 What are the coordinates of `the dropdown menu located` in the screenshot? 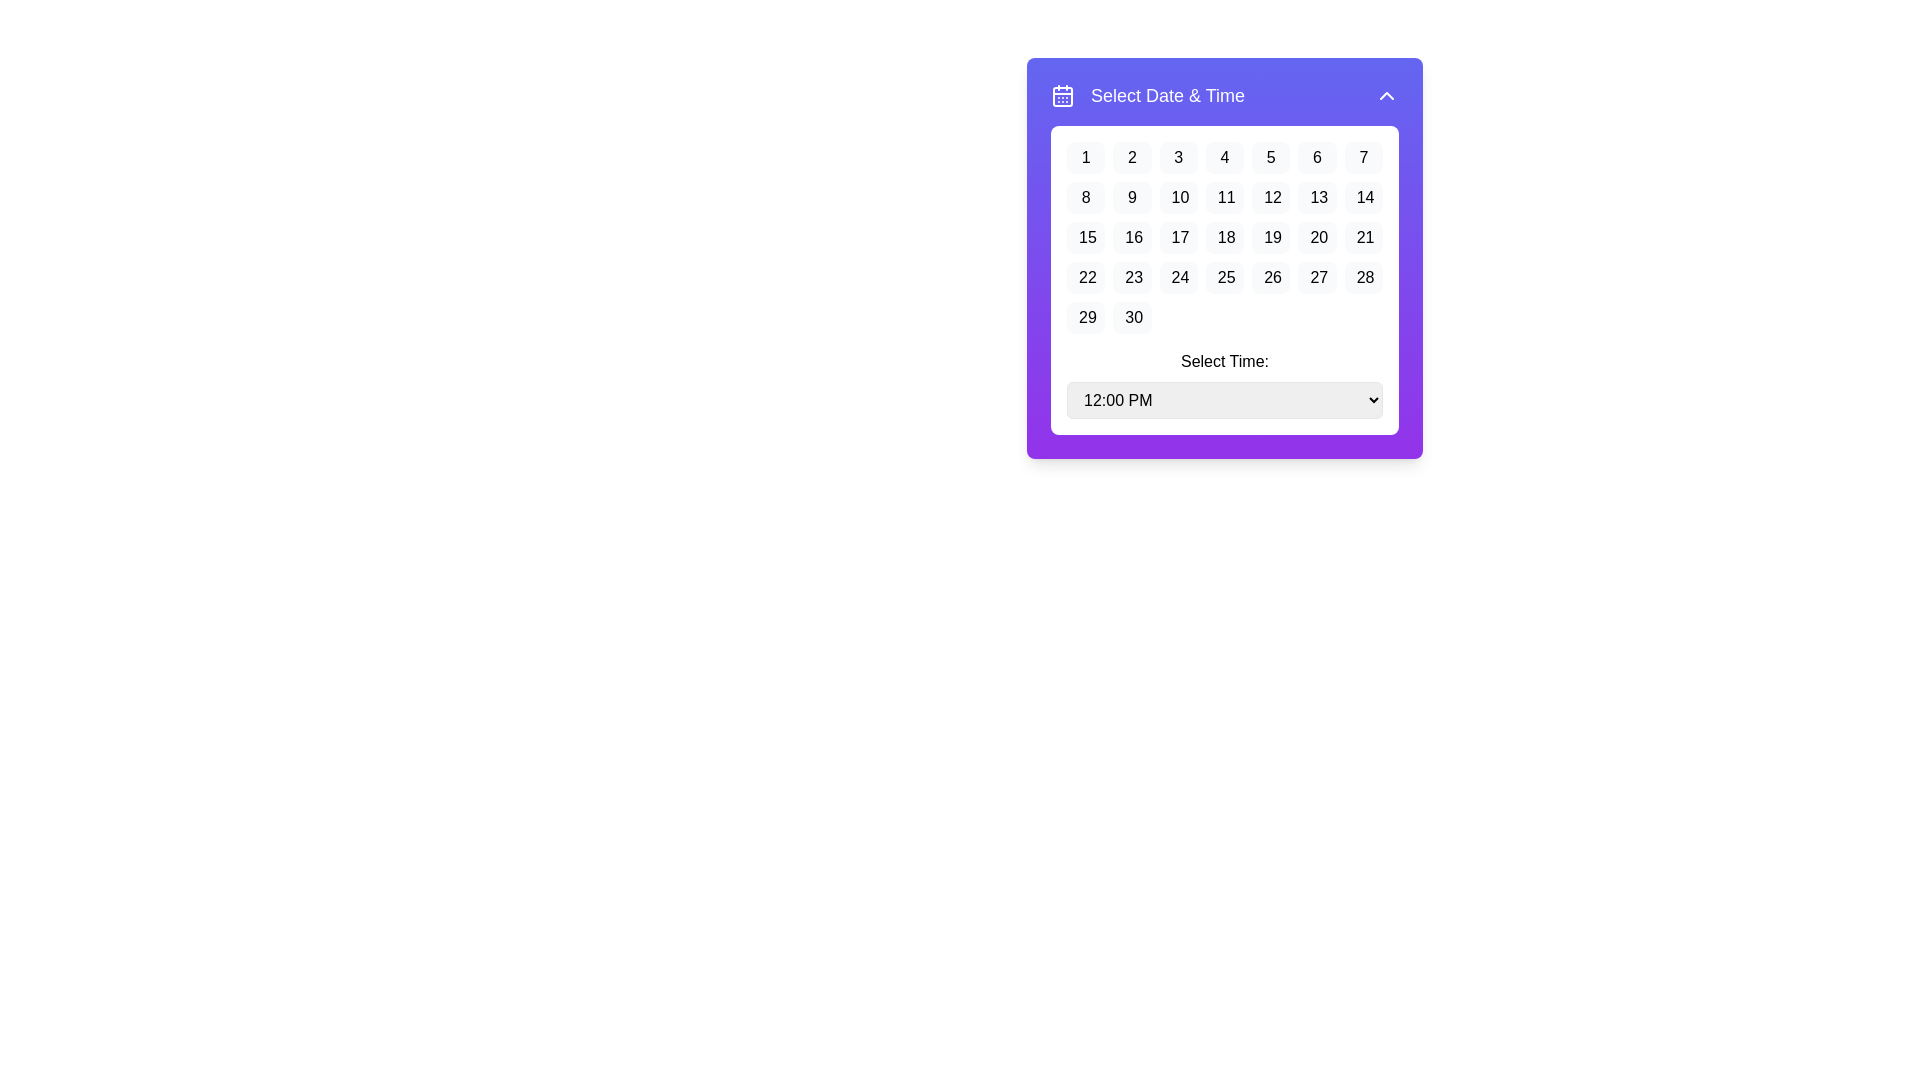 It's located at (1223, 384).